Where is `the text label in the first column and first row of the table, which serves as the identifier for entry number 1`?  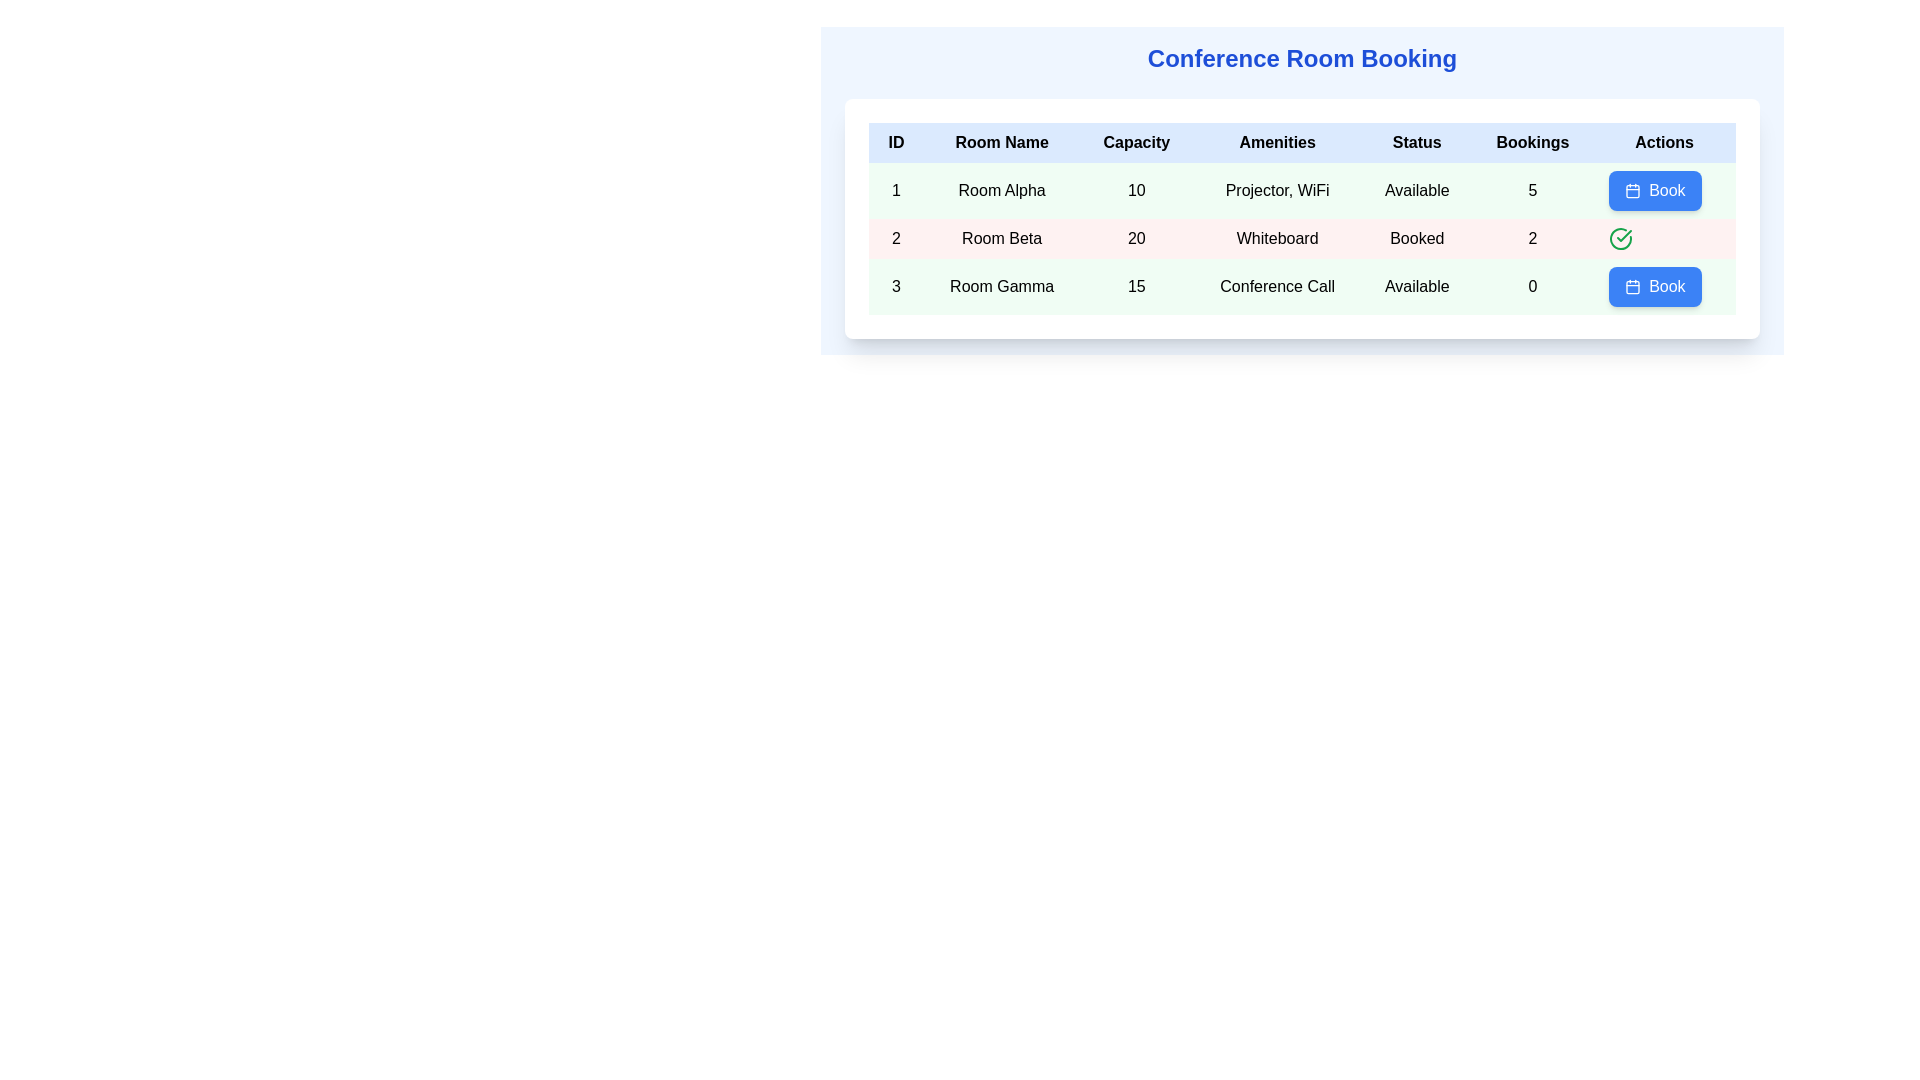 the text label in the first column and first row of the table, which serves as the identifier for entry number 1 is located at coordinates (895, 191).